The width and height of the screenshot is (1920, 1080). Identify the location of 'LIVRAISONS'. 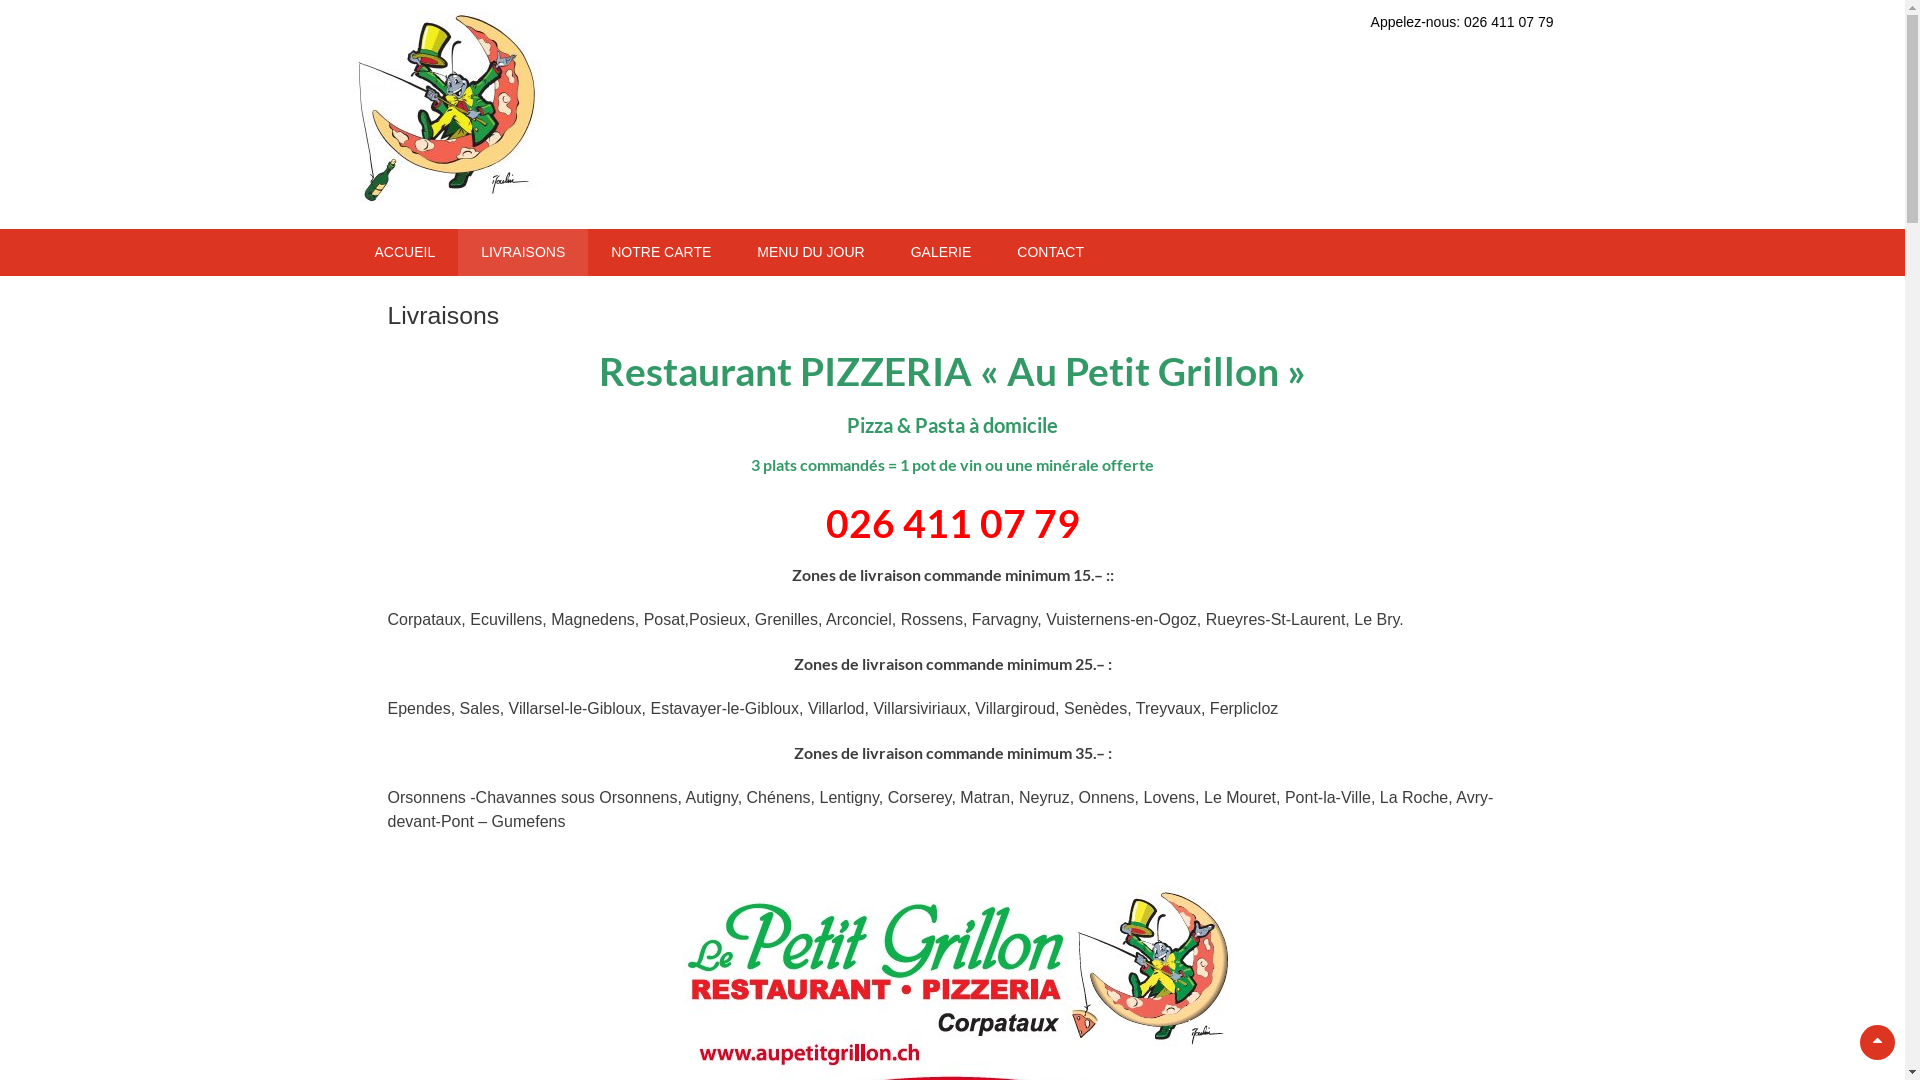
(456, 251).